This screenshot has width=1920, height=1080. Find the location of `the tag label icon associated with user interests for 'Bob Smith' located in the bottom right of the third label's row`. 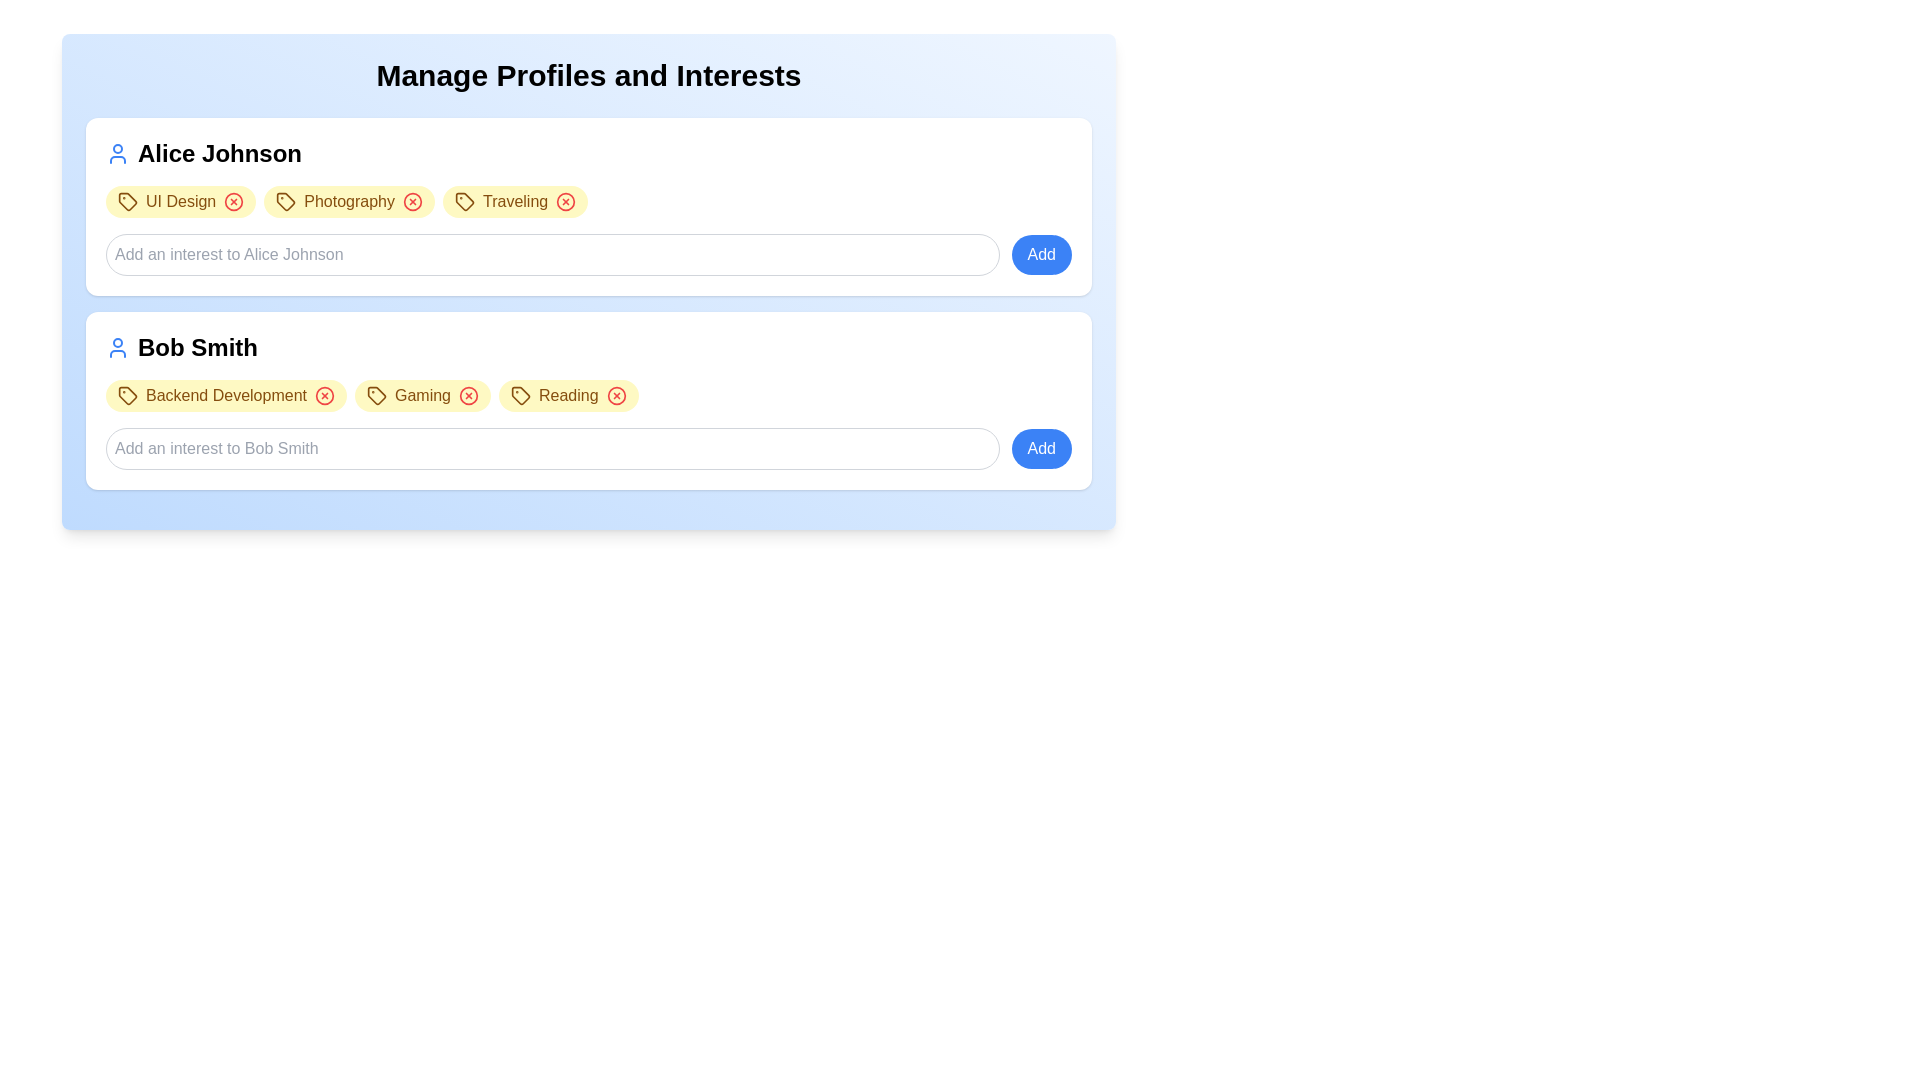

the tag label icon associated with user interests for 'Bob Smith' located in the bottom right of the third label's row is located at coordinates (521, 396).